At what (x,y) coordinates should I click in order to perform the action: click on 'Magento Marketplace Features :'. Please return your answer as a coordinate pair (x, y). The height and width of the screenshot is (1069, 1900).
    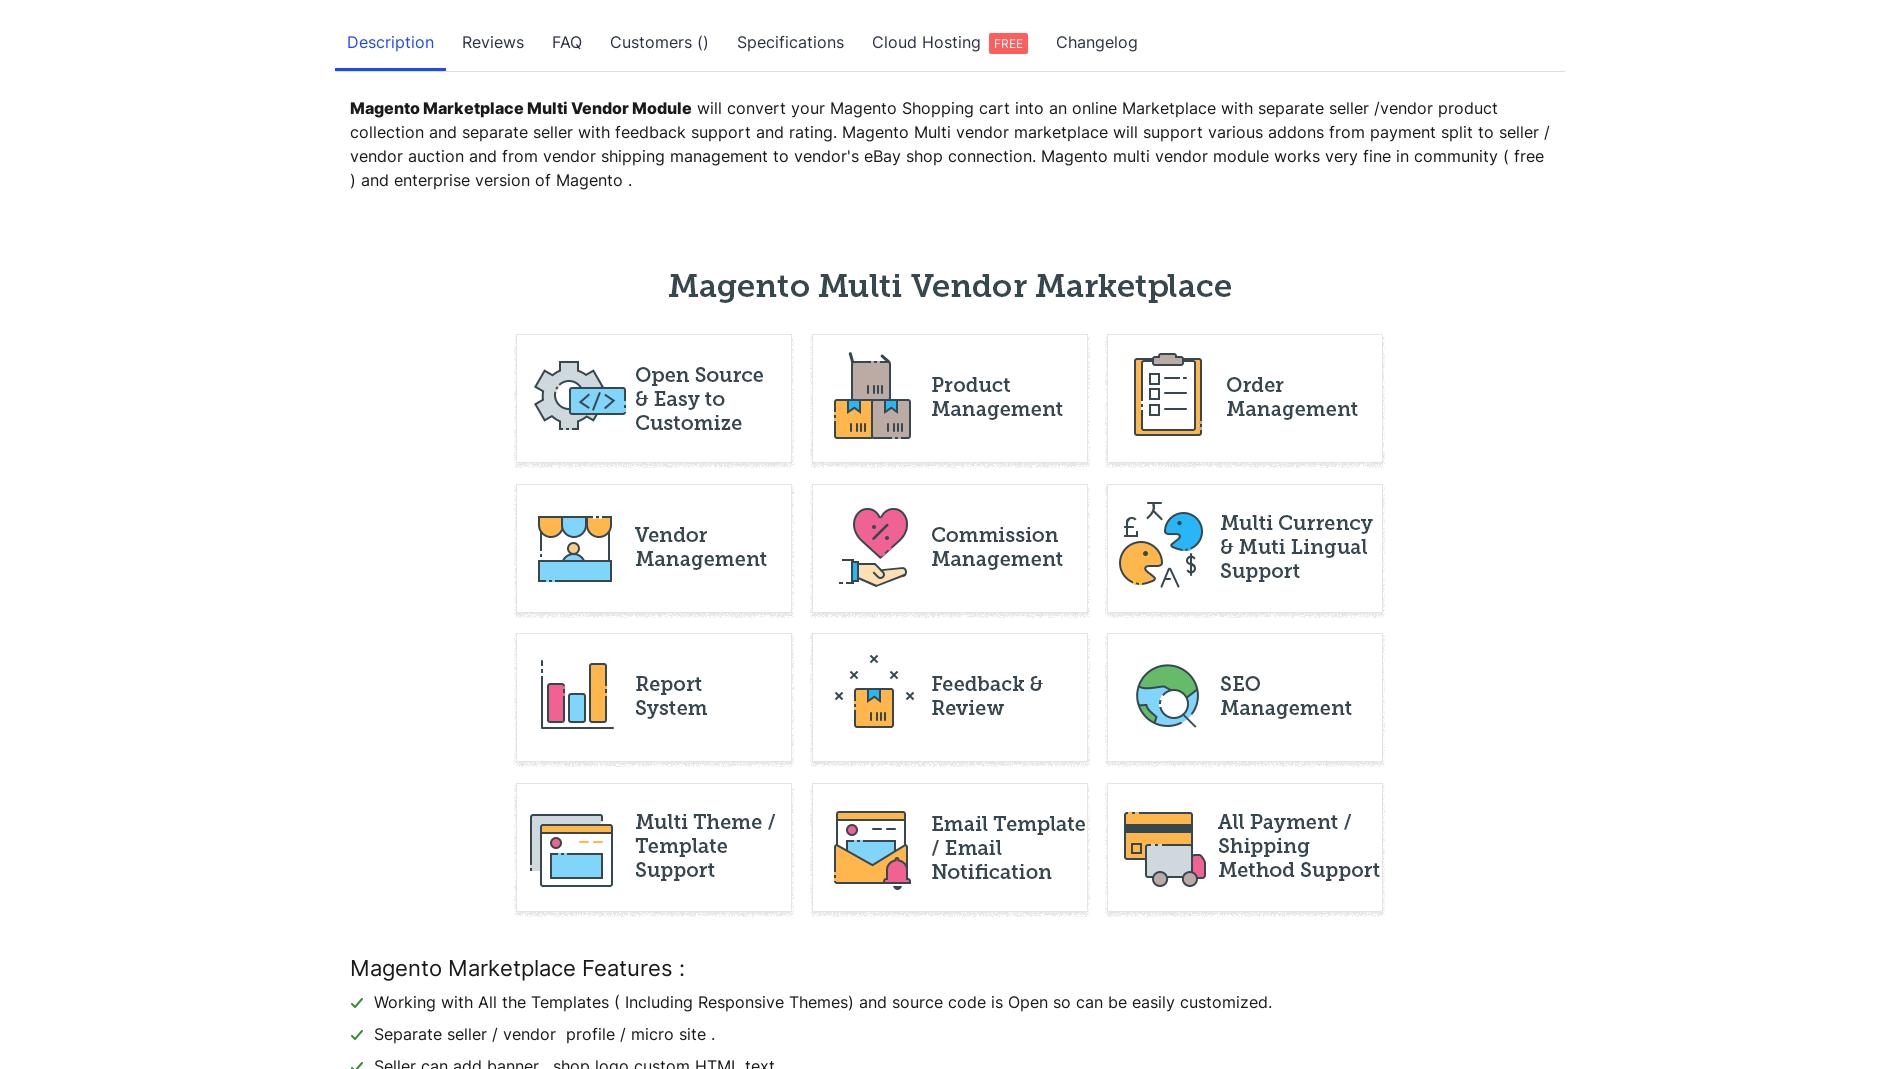
    Looking at the image, I should click on (517, 967).